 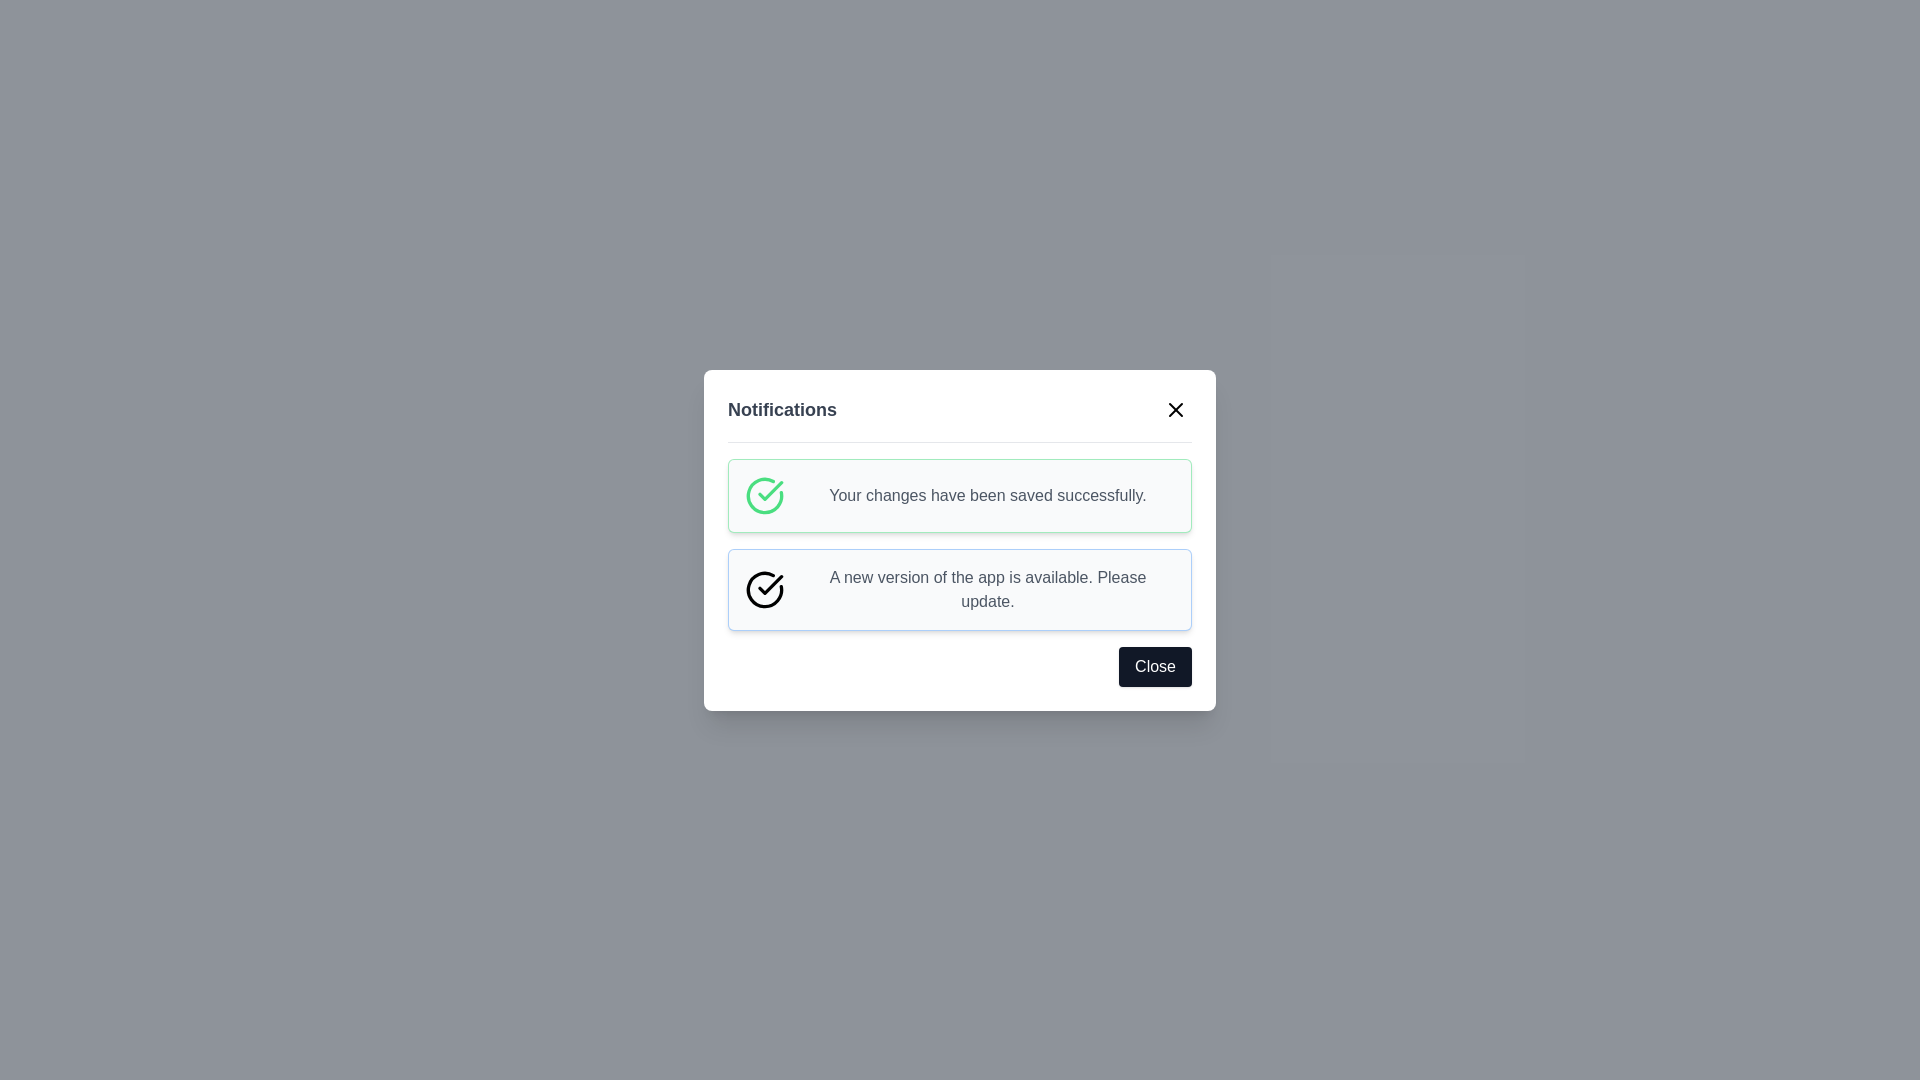 I want to click on the green circular icon with a checkmark in the center, which signifies a confirmation status, located to the left of the text 'Your changes have been saved successfully.' in the notification box, so click(x=763, y=494).